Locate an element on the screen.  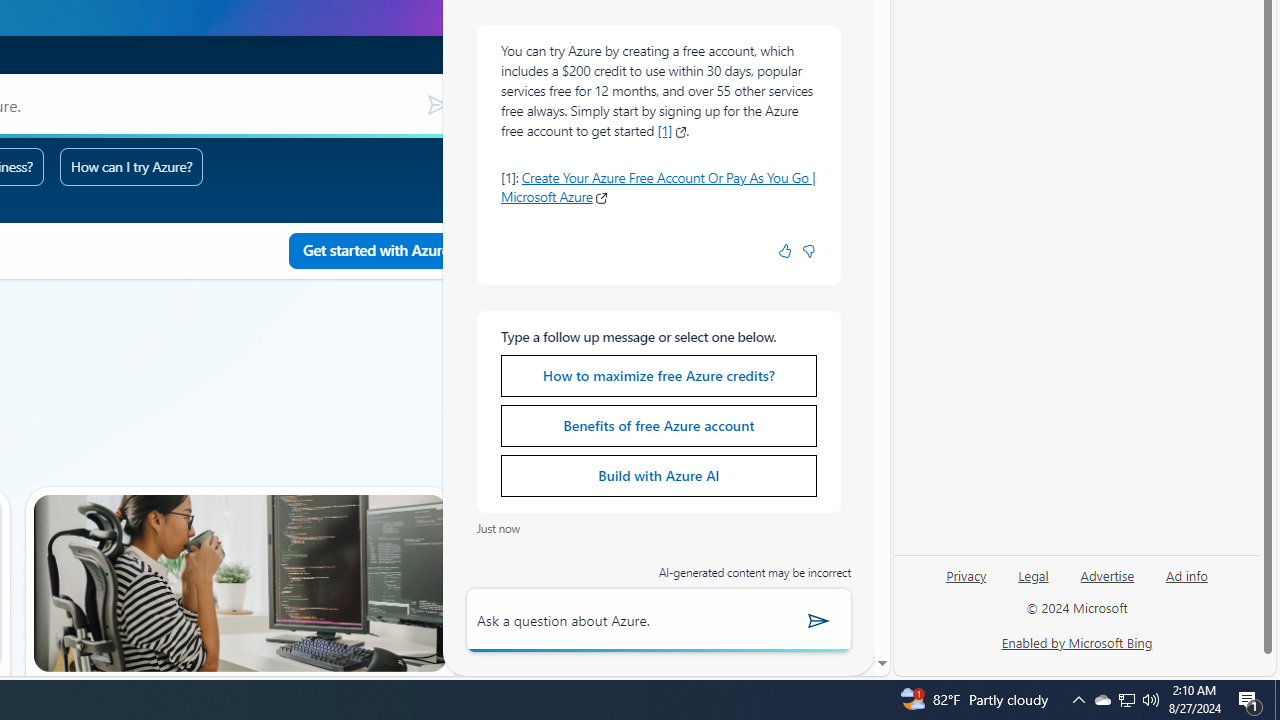
'Ad info' is located at coordinates (1186, 583).